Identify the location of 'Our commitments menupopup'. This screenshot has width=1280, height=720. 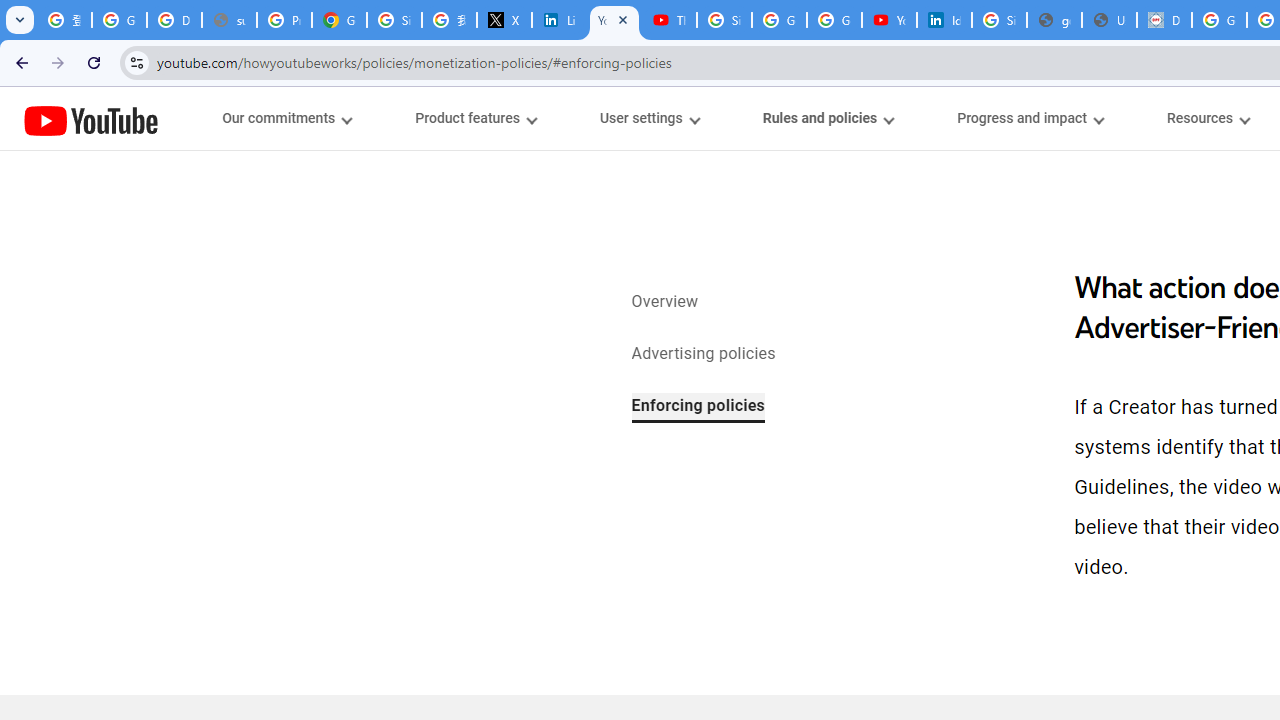
(285, 118).